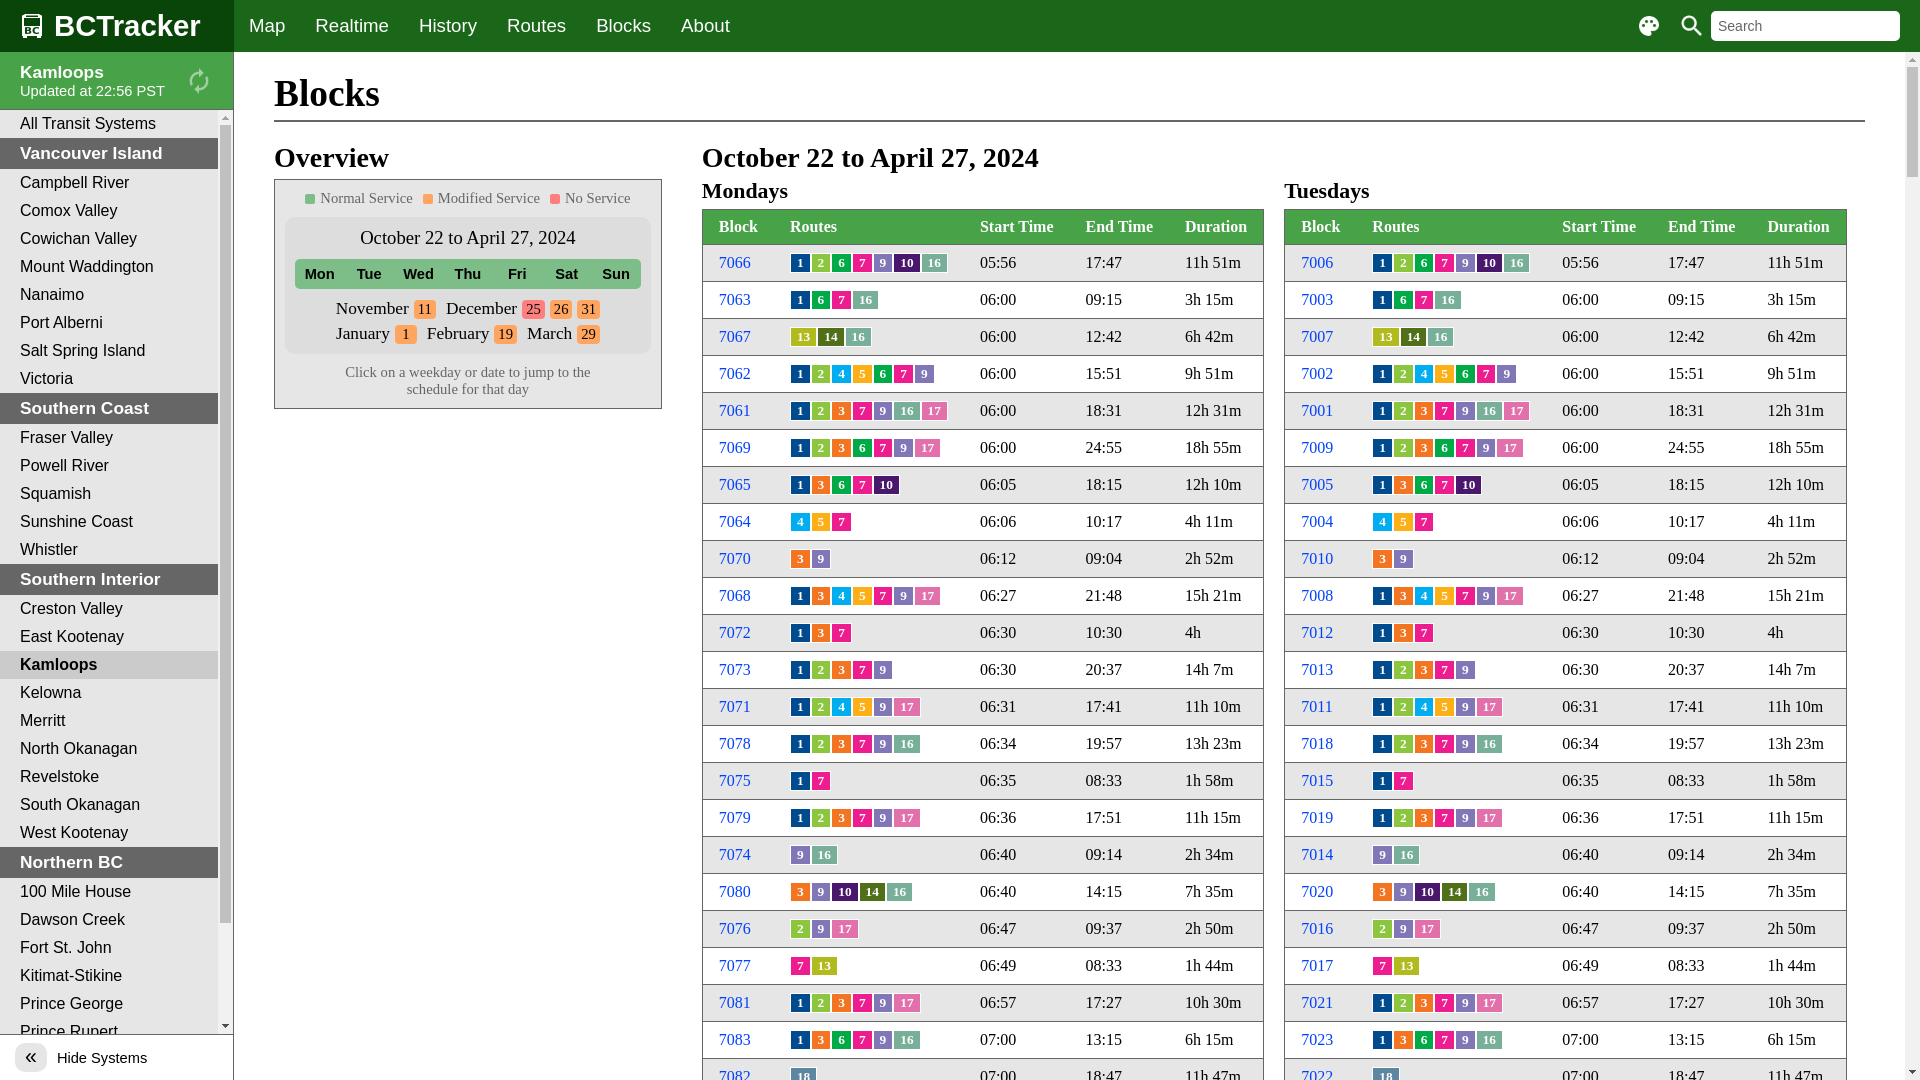  What do you see at coordinates (108, 775) in the screenshot?
I see `'Revelstoke'` at bounding box center [108, 775].